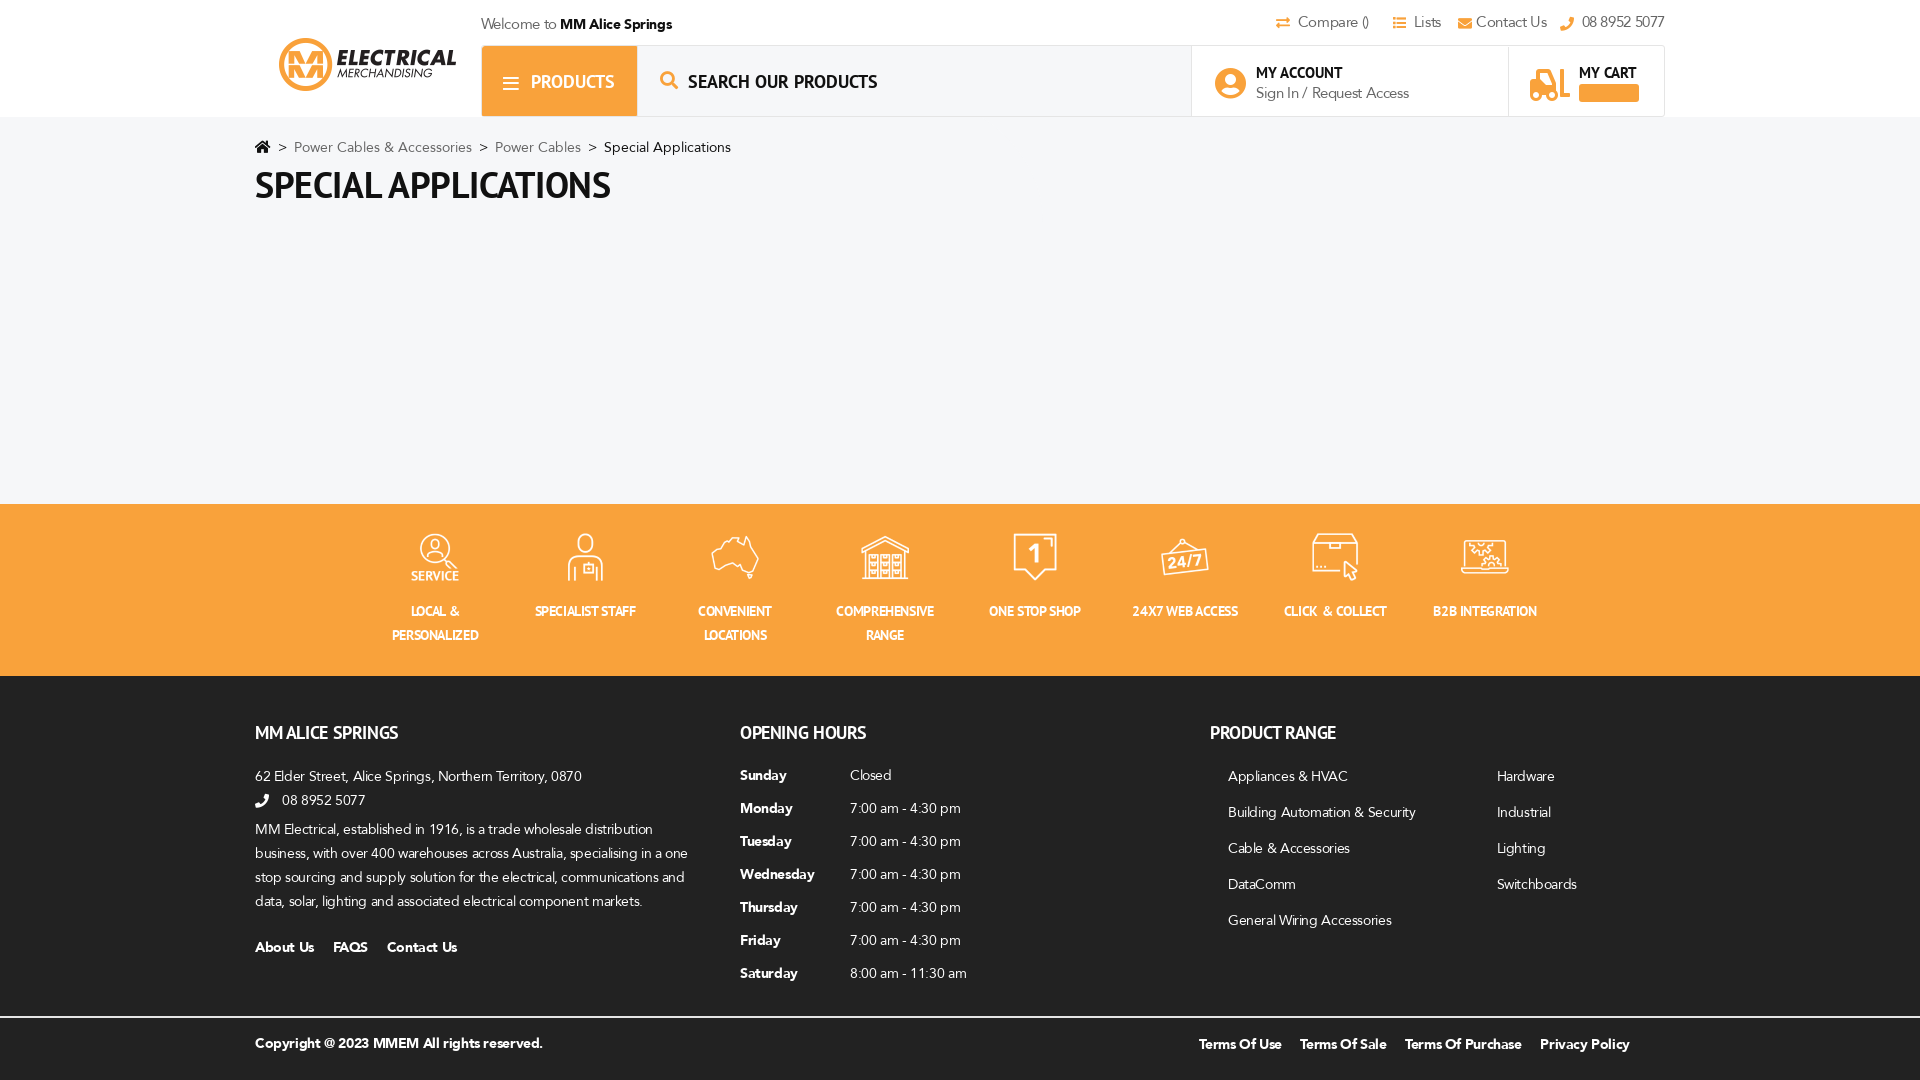 The height and width of the screenshot is (1080, 1920). Describe the element at coordinates (1583, 1042) in the screenshot. I see `'Privacy Policy'` at that location.